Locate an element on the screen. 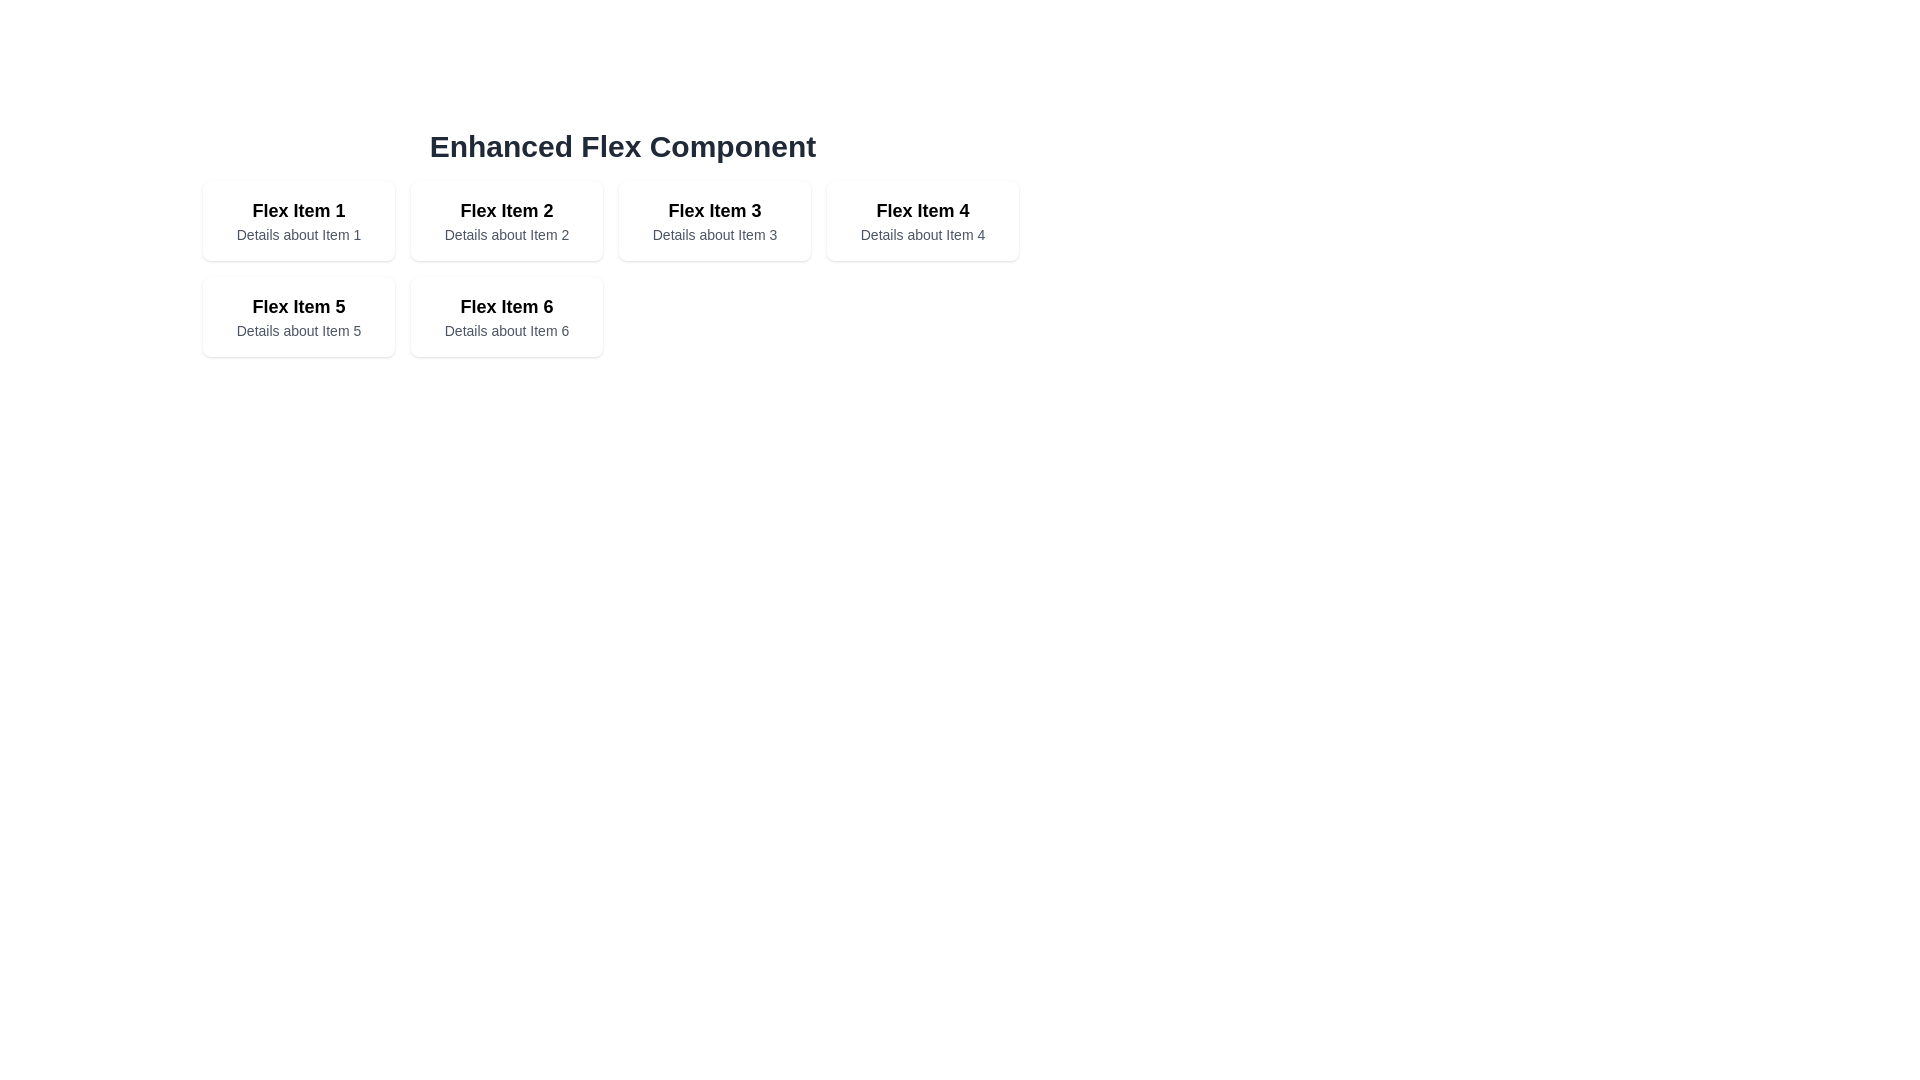 This screenshot has height=1080, width=1920. the text snippet reading 'Details about Item 2' located beneath the title 'Flex Item 2' in the second card of the grid layout is located at coordinates (507, 234).